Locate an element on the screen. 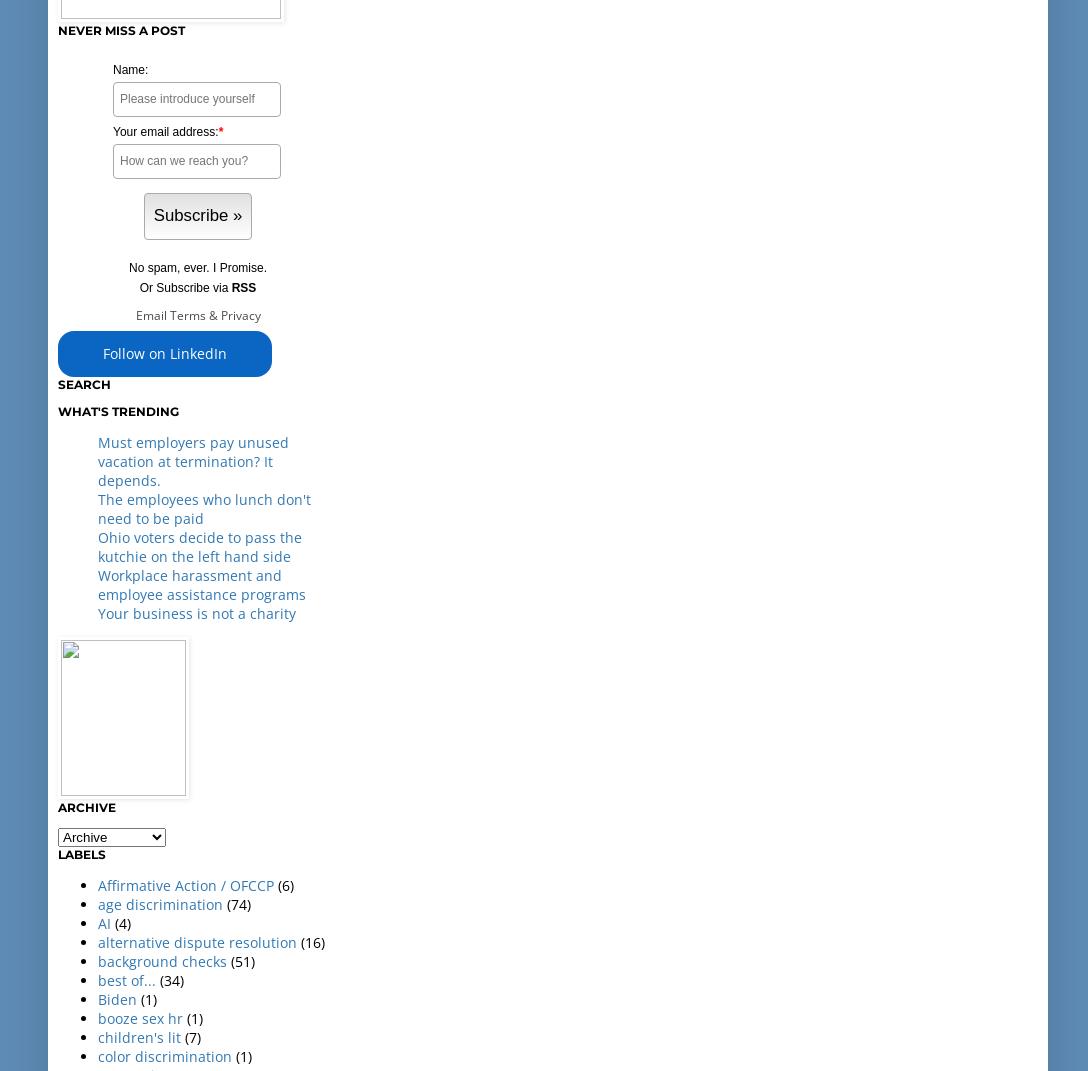 This screenshot has width=1088, height=1071. '(74)' is located at coordinates (238, 903).